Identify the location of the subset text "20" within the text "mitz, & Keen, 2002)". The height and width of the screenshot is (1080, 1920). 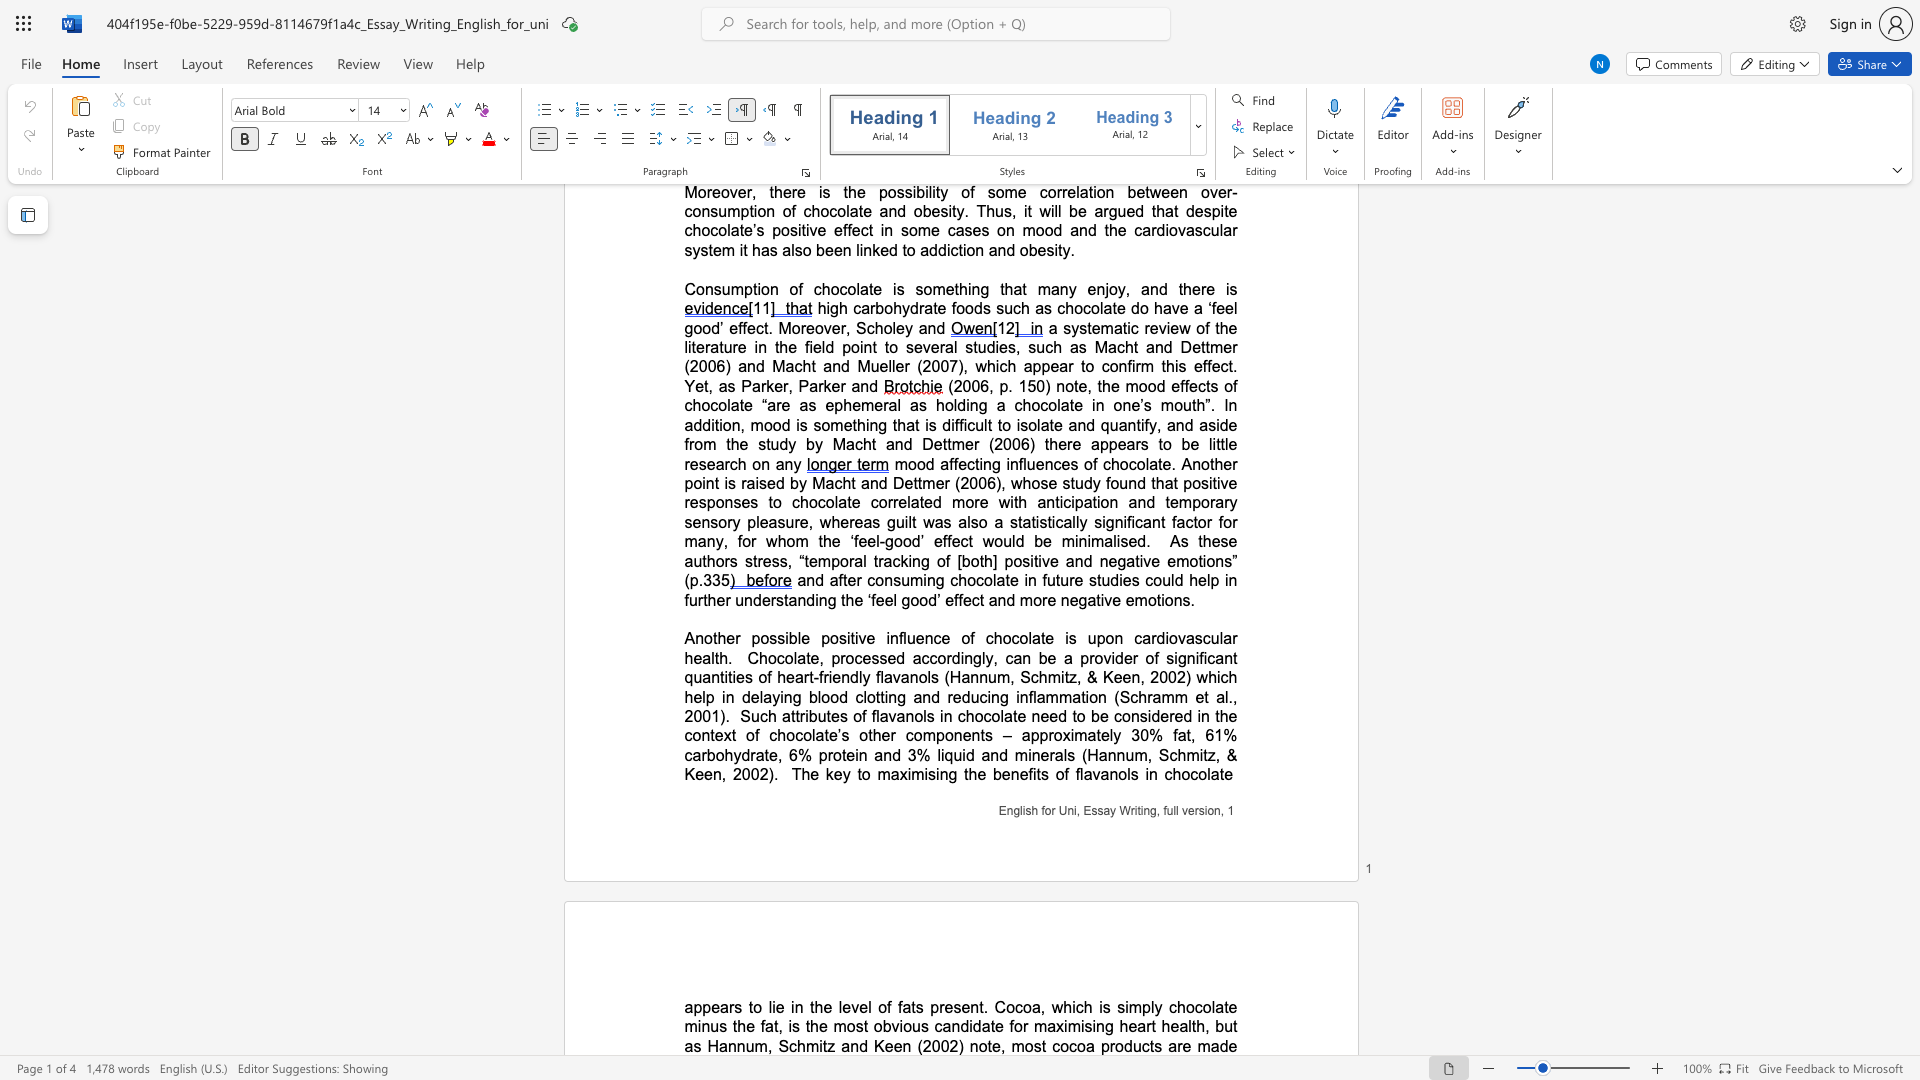
(731, 773).